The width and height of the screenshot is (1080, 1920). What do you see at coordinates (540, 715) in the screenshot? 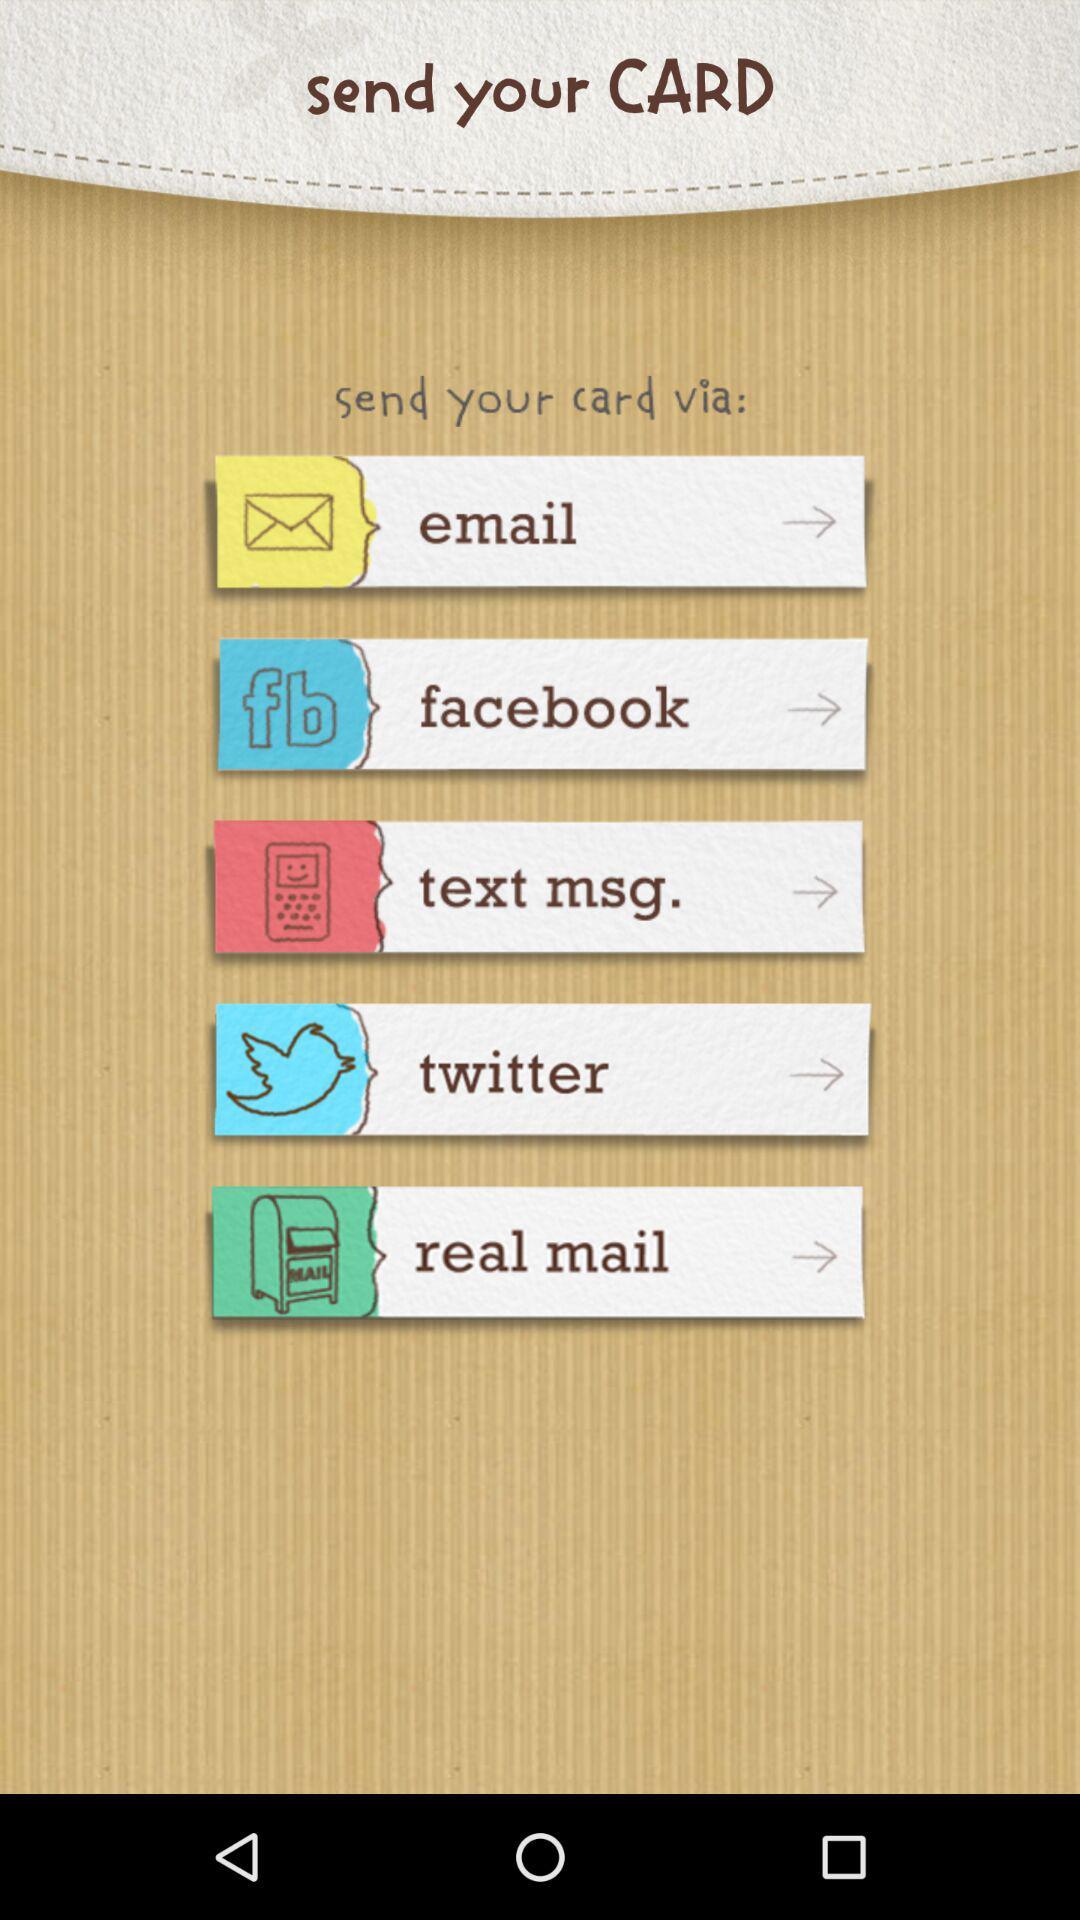
I see `goto facebook` at bounding box center [540, 715].